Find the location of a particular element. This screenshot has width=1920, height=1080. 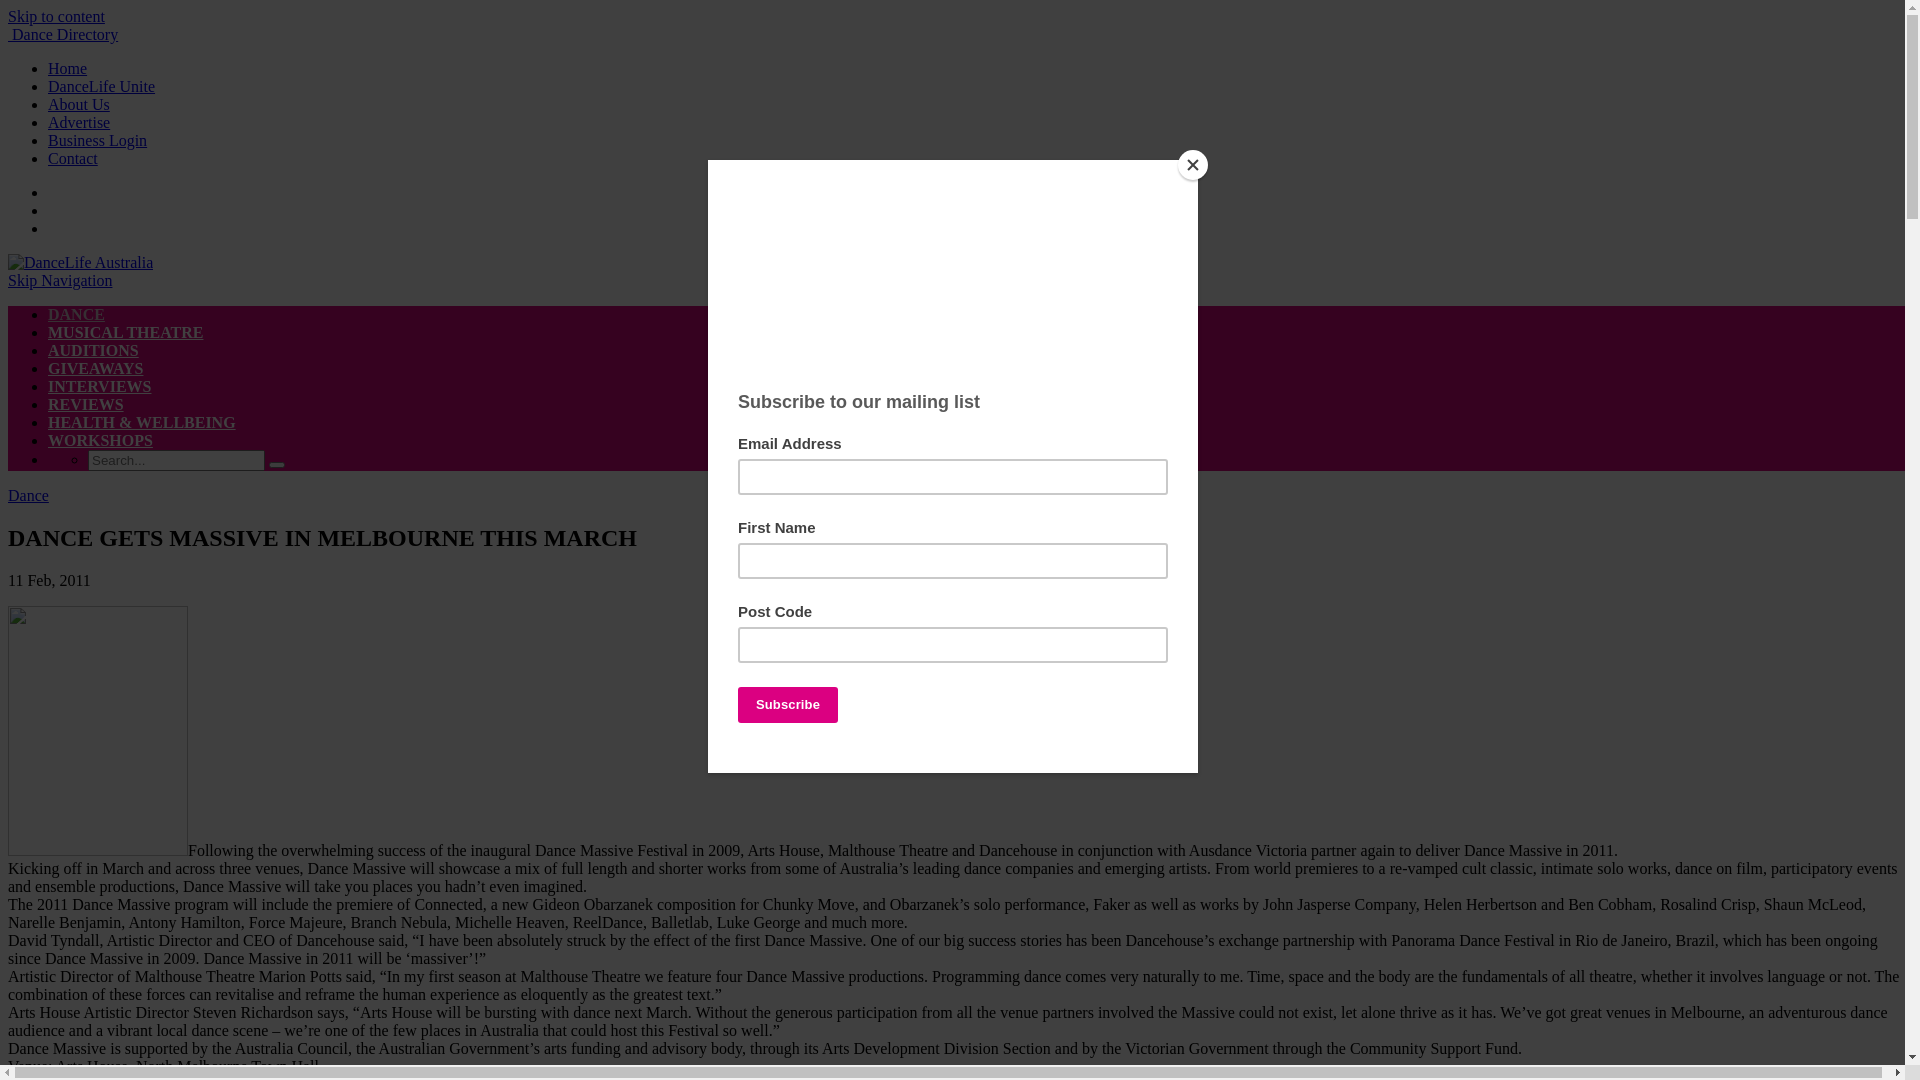

'Skip Navigation' is located at coordinates (8, 280).